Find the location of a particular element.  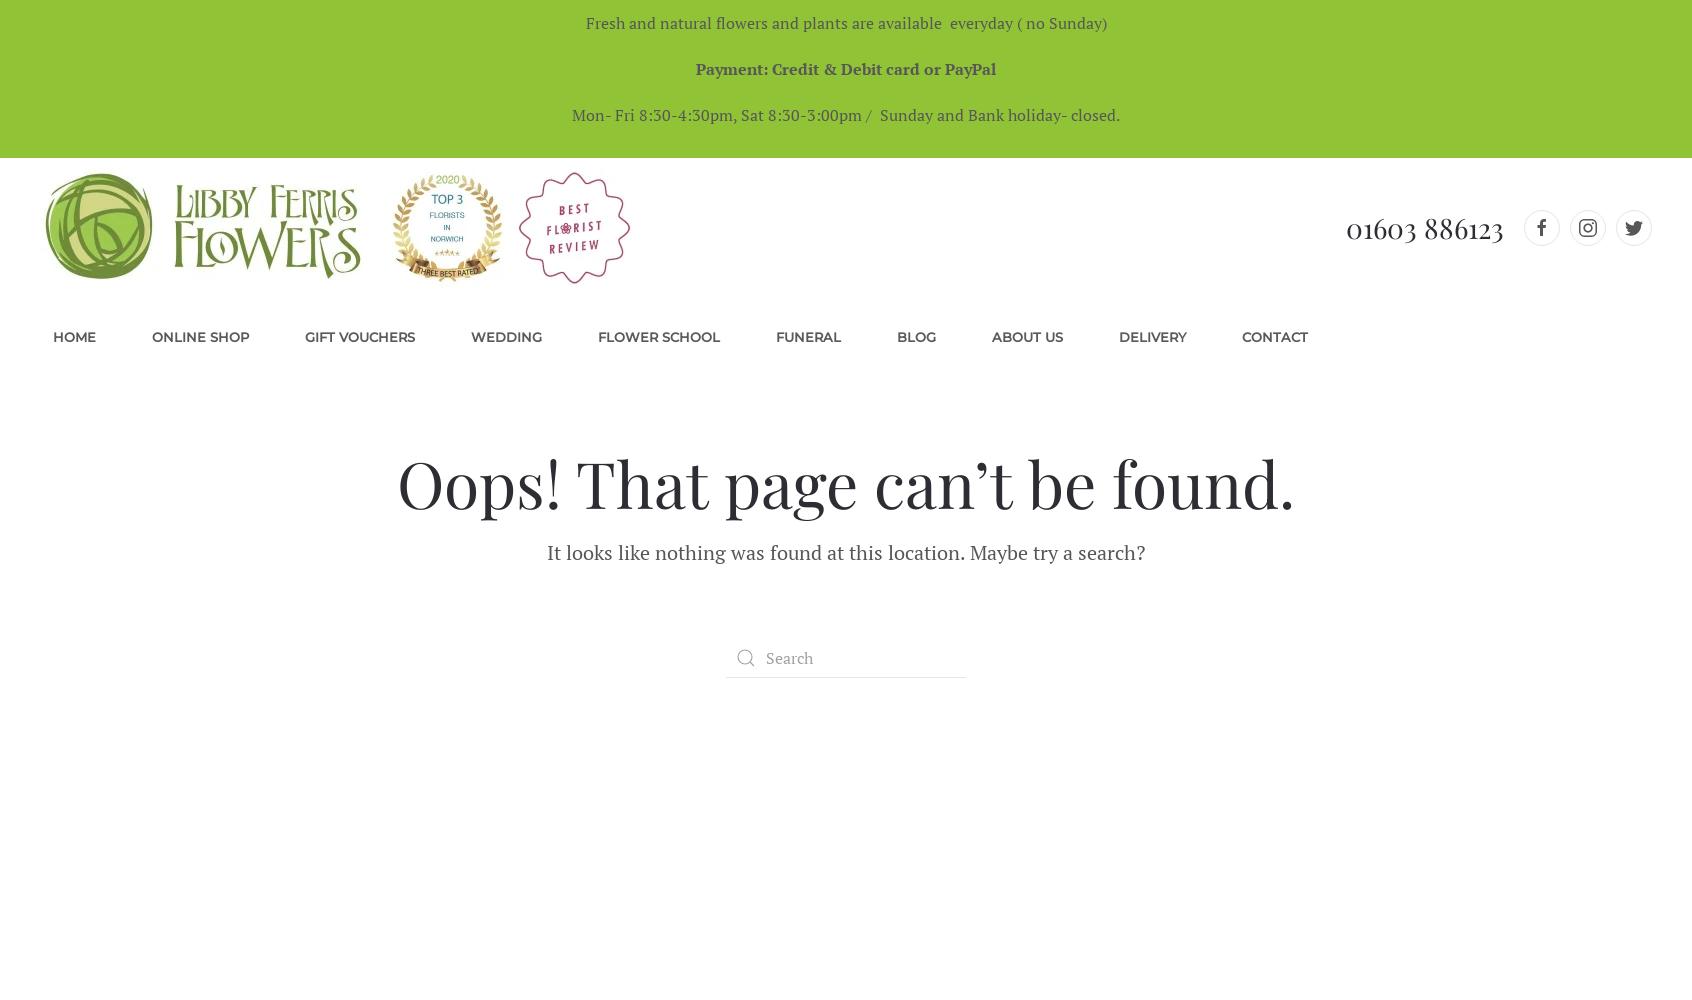

'Wedding' is located at coordinates (506, 336).